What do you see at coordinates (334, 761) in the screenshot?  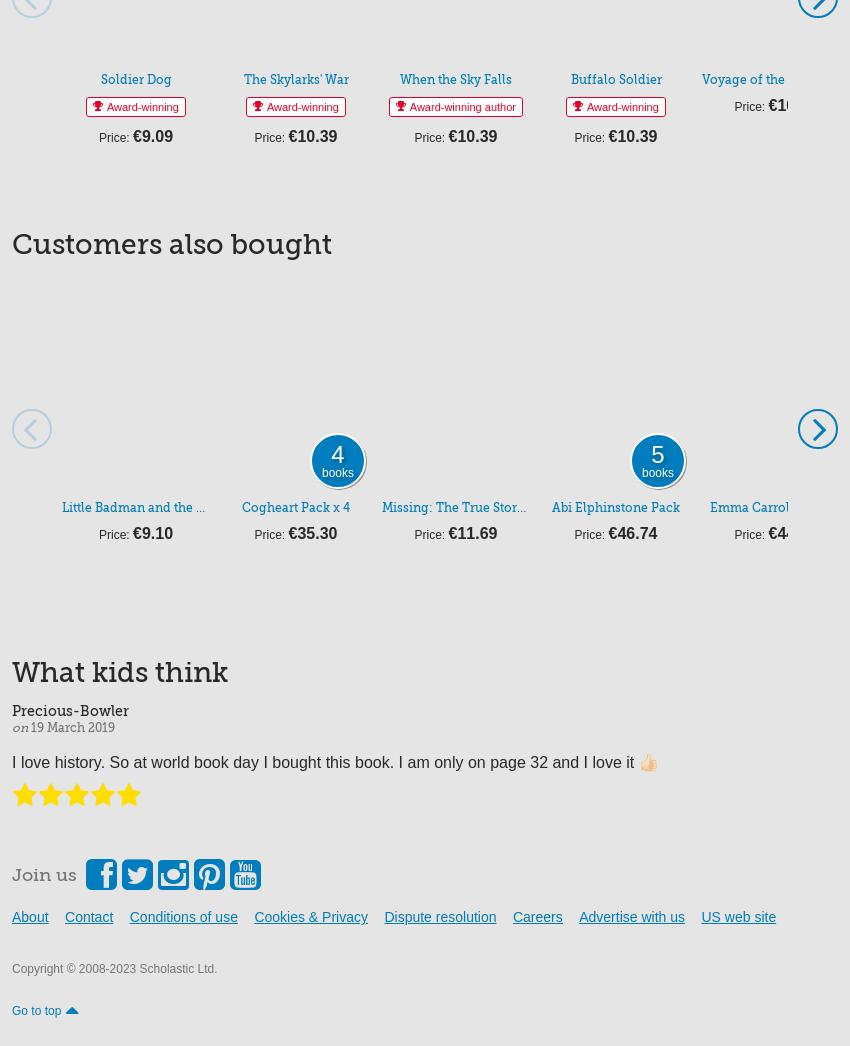 I see `'I love history. So at world book day I bought this book. I am only on page 32 and I love it 👍🏻'` at bounding box center [334, 761].